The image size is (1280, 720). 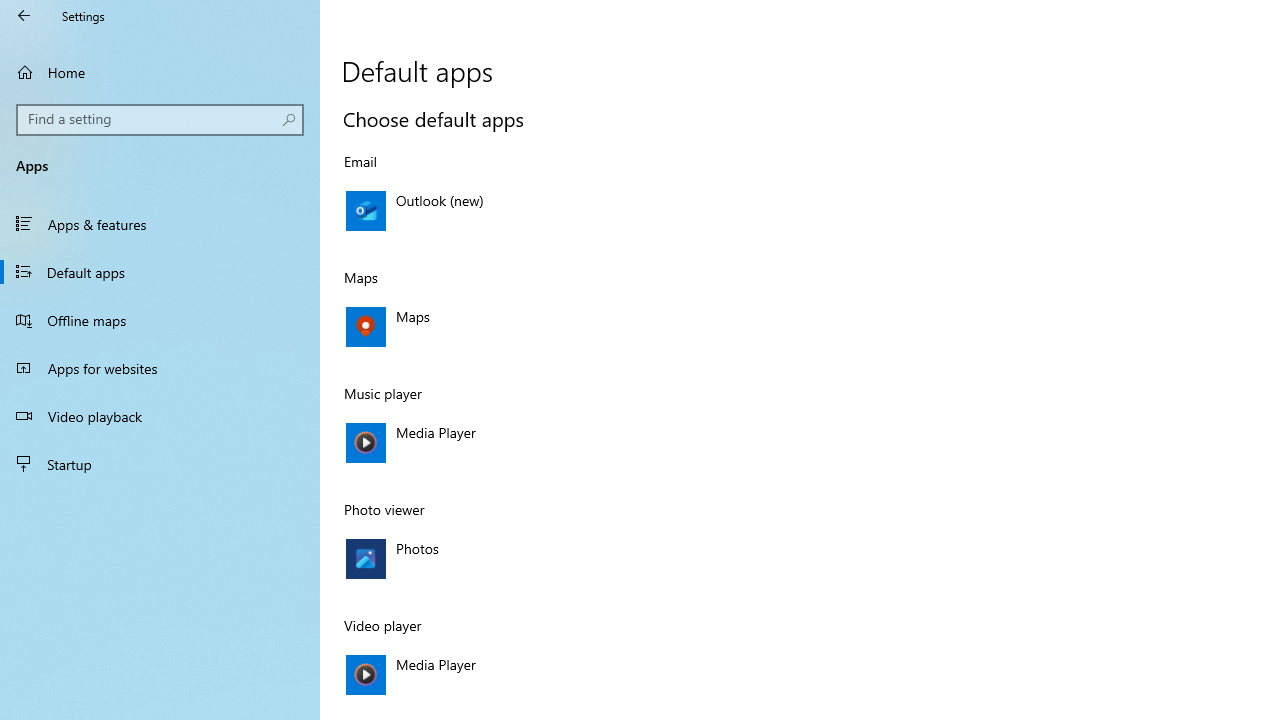 I want to click on 'Video playback', so click(x=160, y=414).